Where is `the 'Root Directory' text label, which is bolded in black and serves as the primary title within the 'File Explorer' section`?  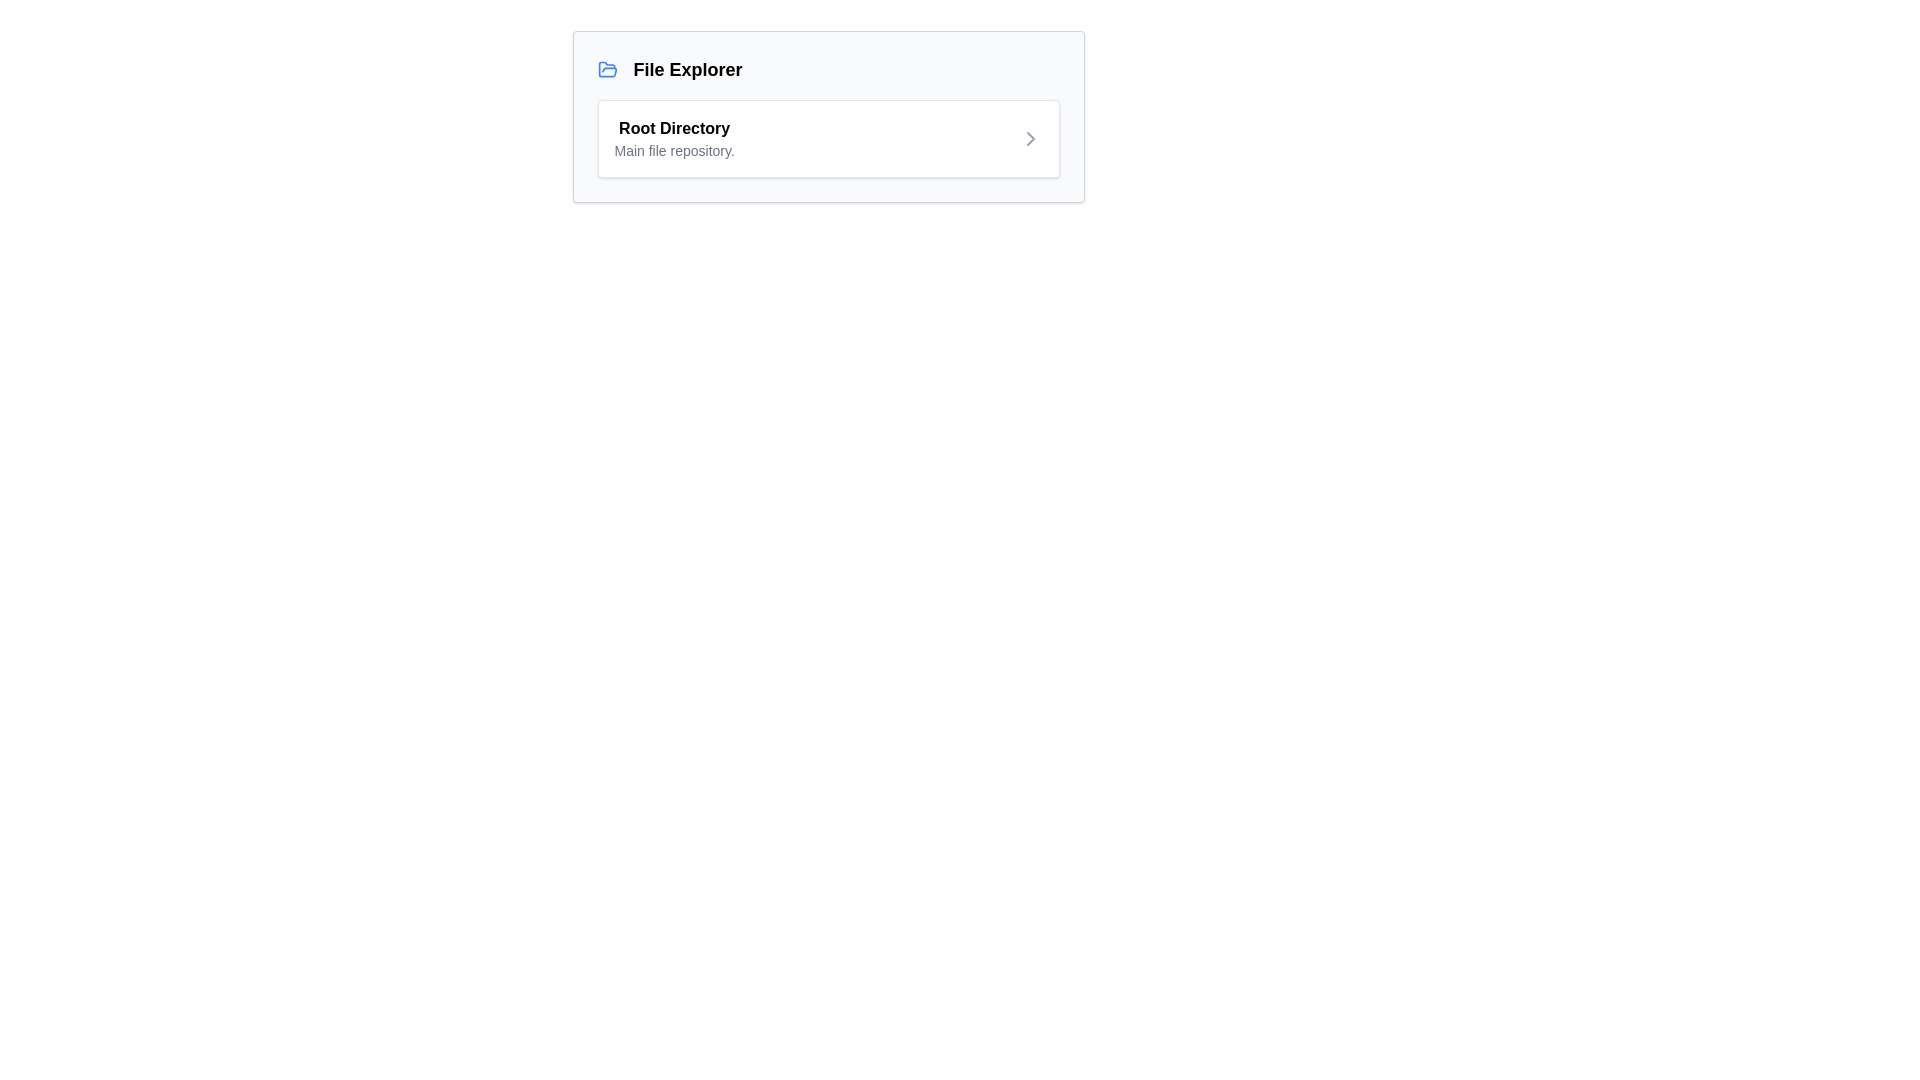
the 'Root Directory' text label, which is bolded in black and serves as the primary title within the 'File Explorer' section is located at coordinates (674, 137).